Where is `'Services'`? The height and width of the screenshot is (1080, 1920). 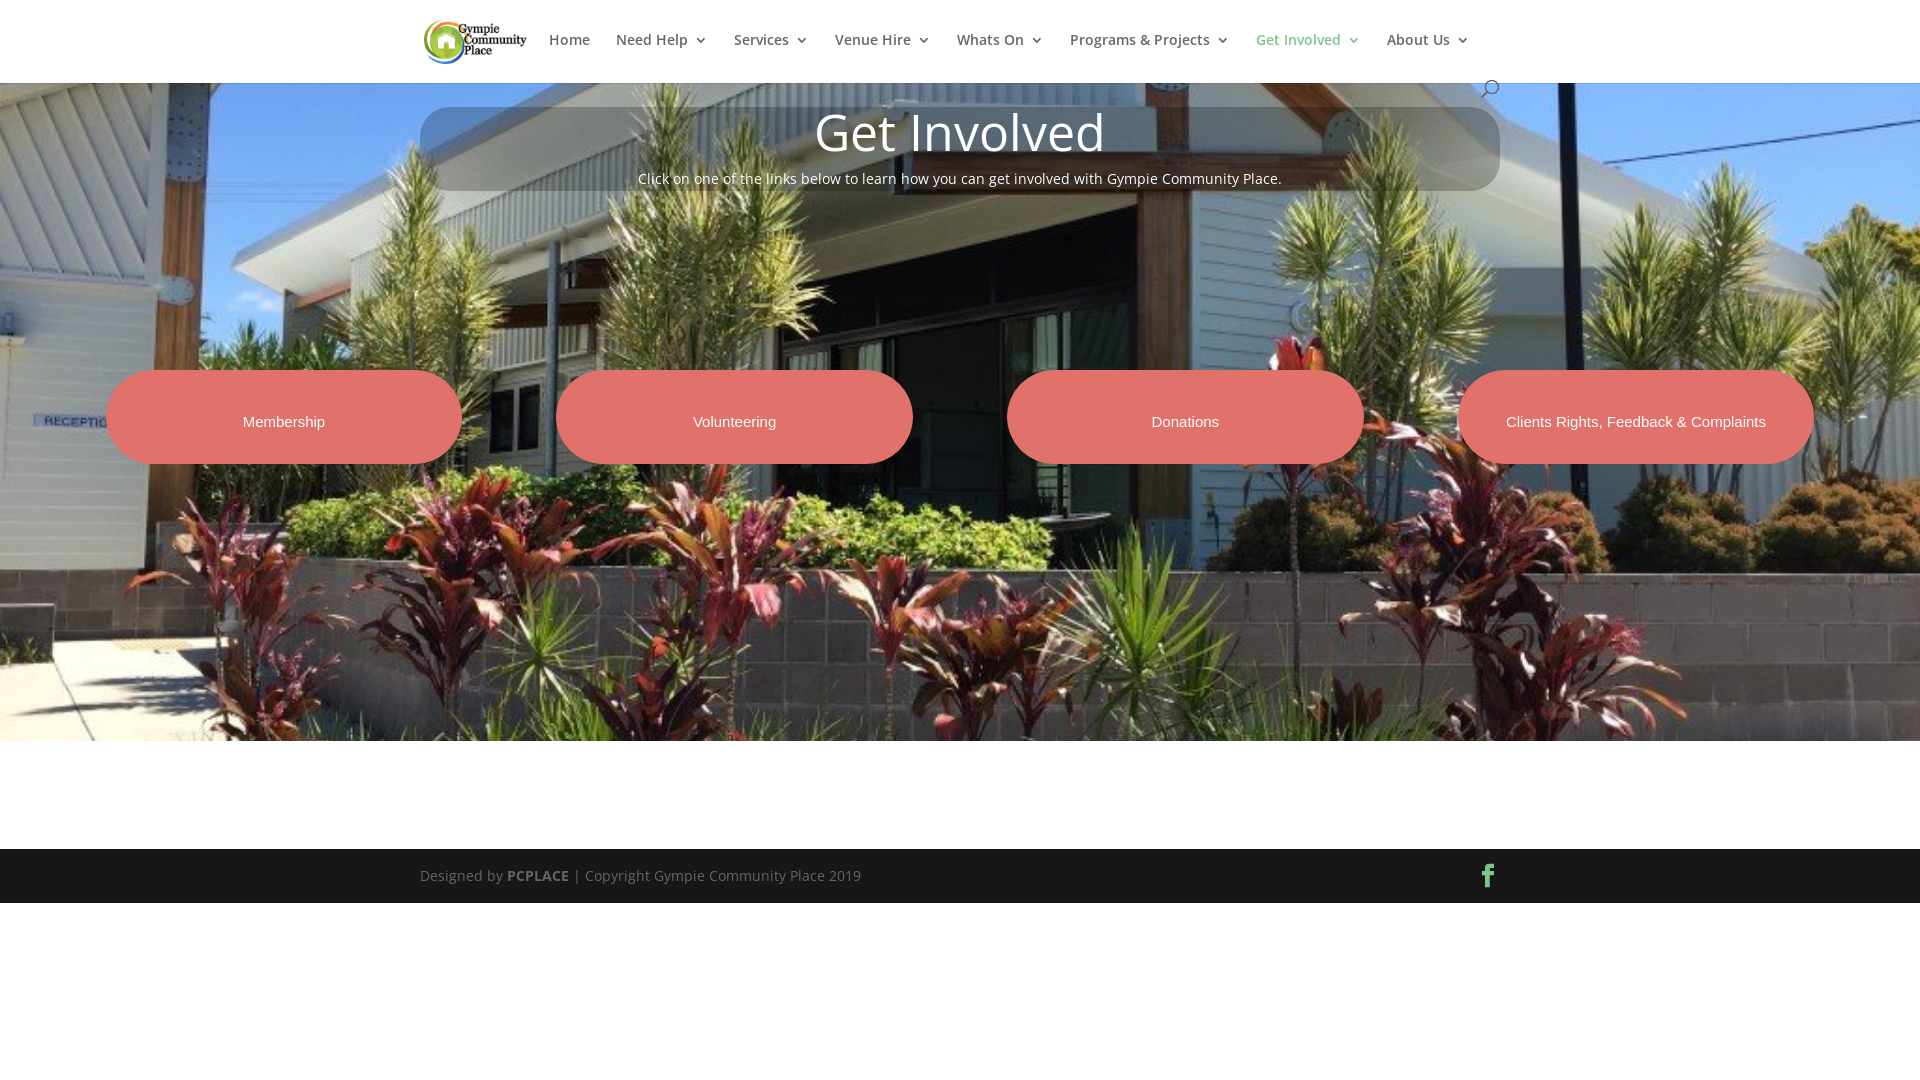
'Services' is located at coordinates (770, 55).